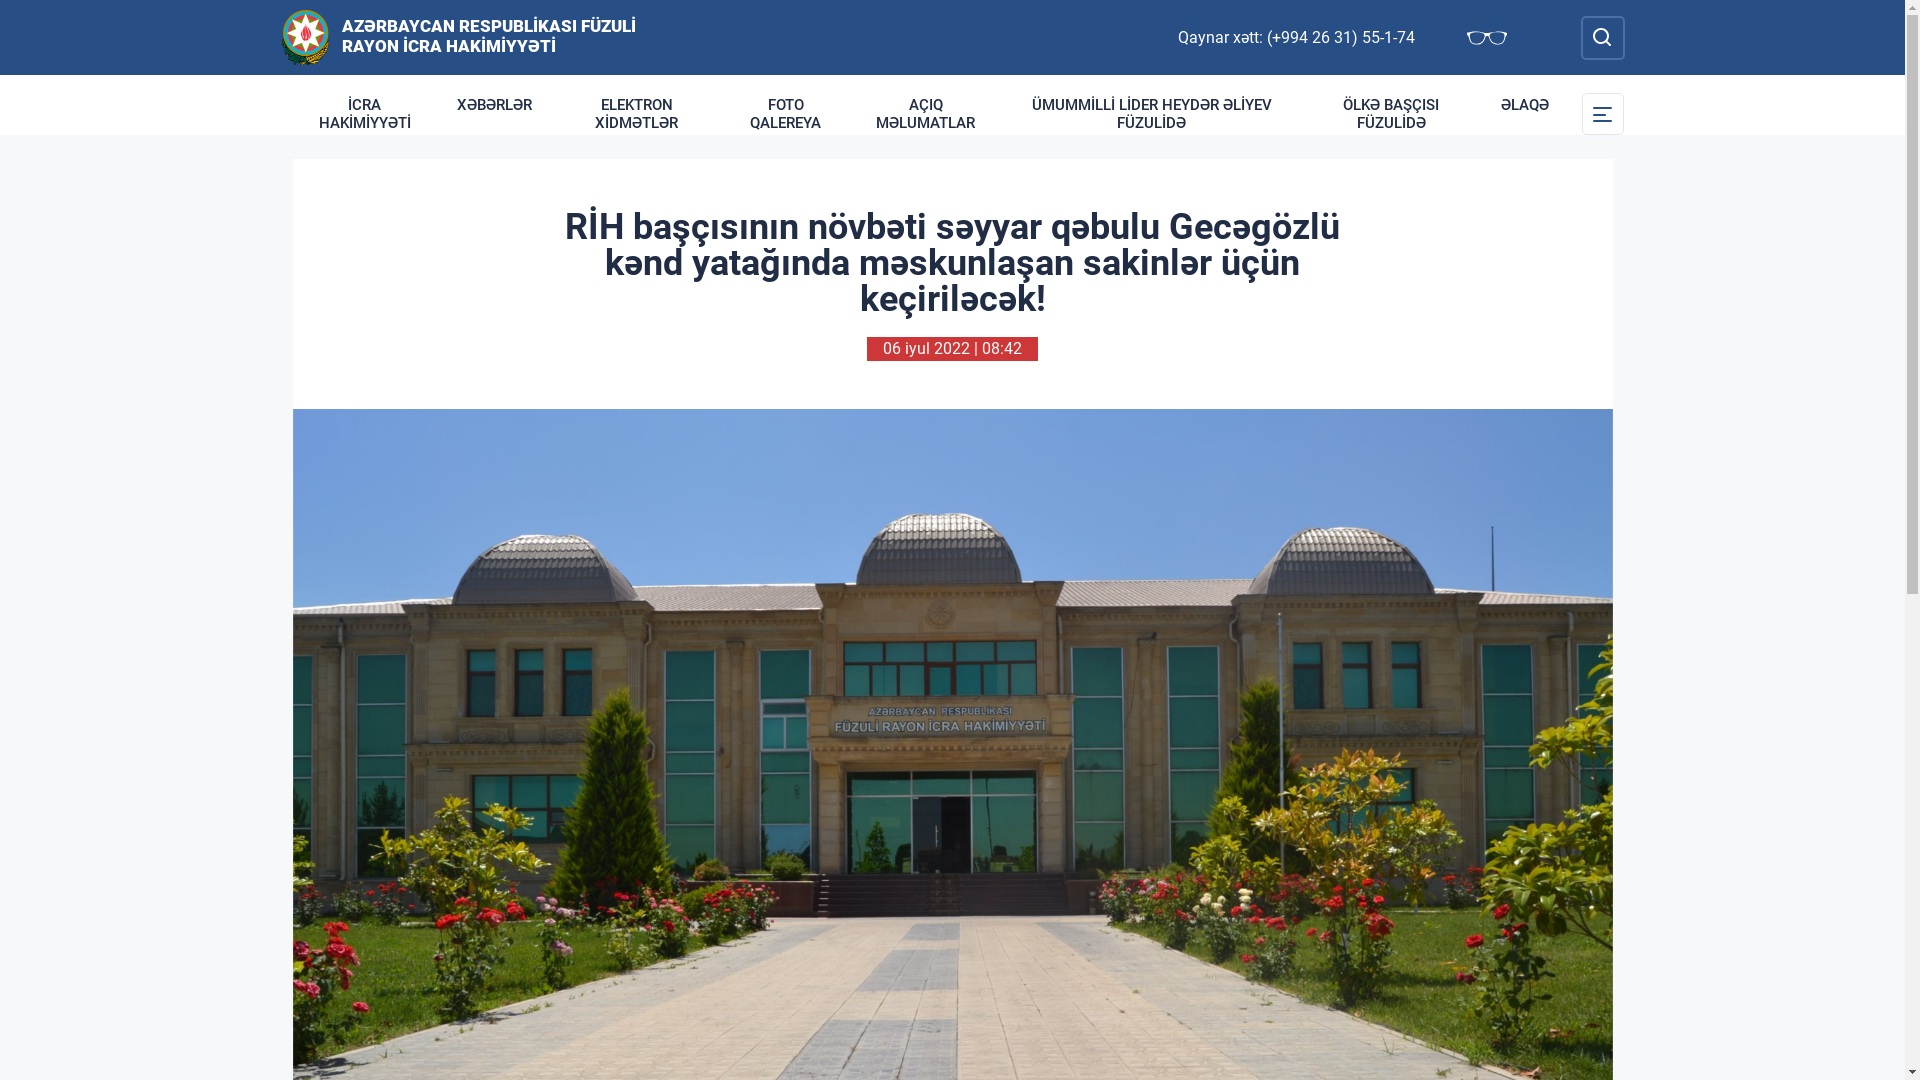 The width and height of the screenshot is (1920, 1080). I want to click on 'FOTO QALEREYA', so click(784, 114).